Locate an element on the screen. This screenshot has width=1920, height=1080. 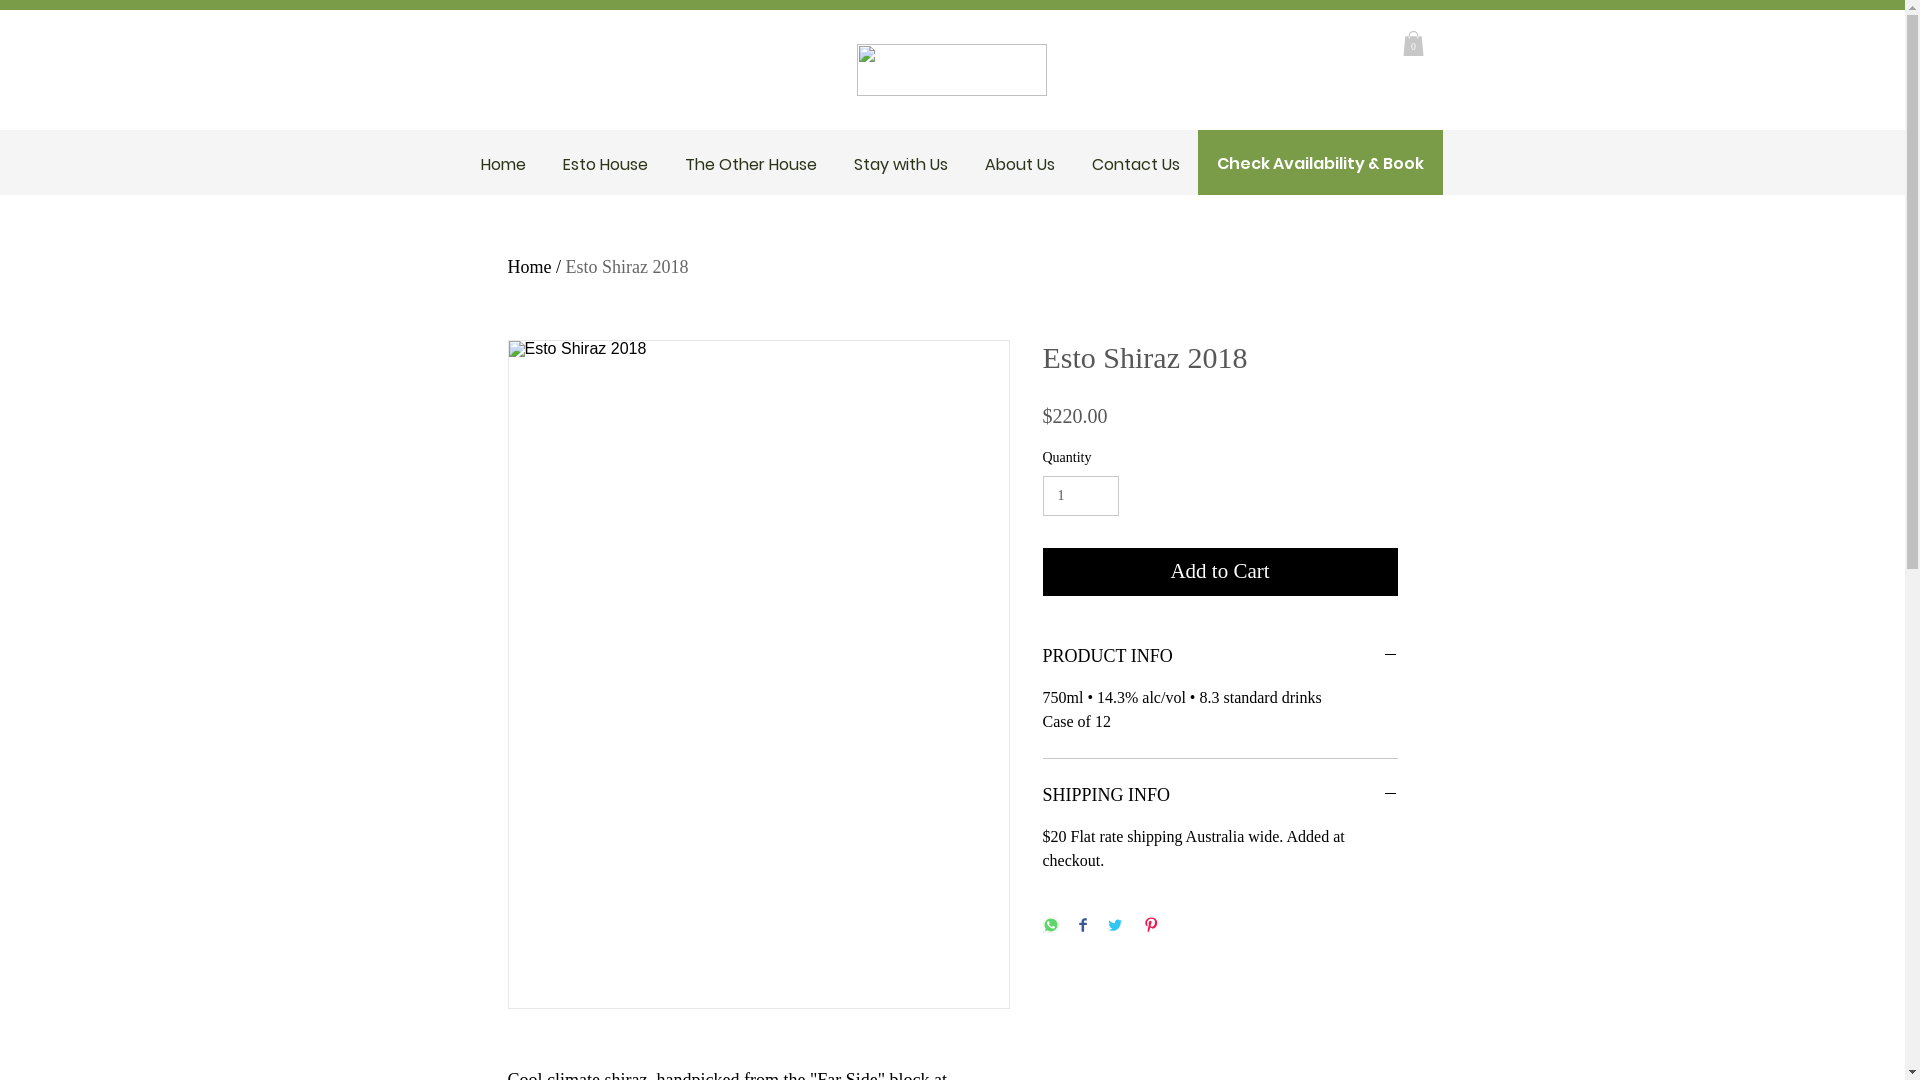
'Check Availability & Book' is located at coordinates (1320, 163).